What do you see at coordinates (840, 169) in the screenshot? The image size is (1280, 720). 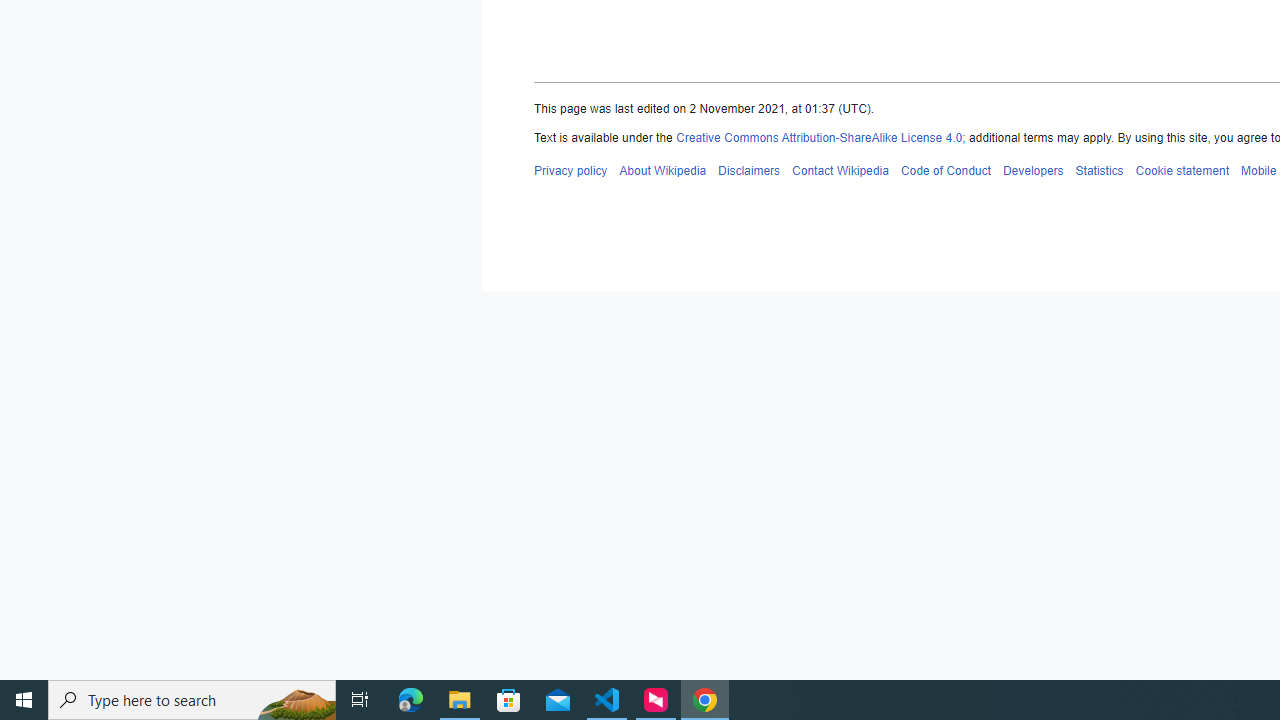 I see `'Contact Wikipedia'` at bounding box center [840, 169].